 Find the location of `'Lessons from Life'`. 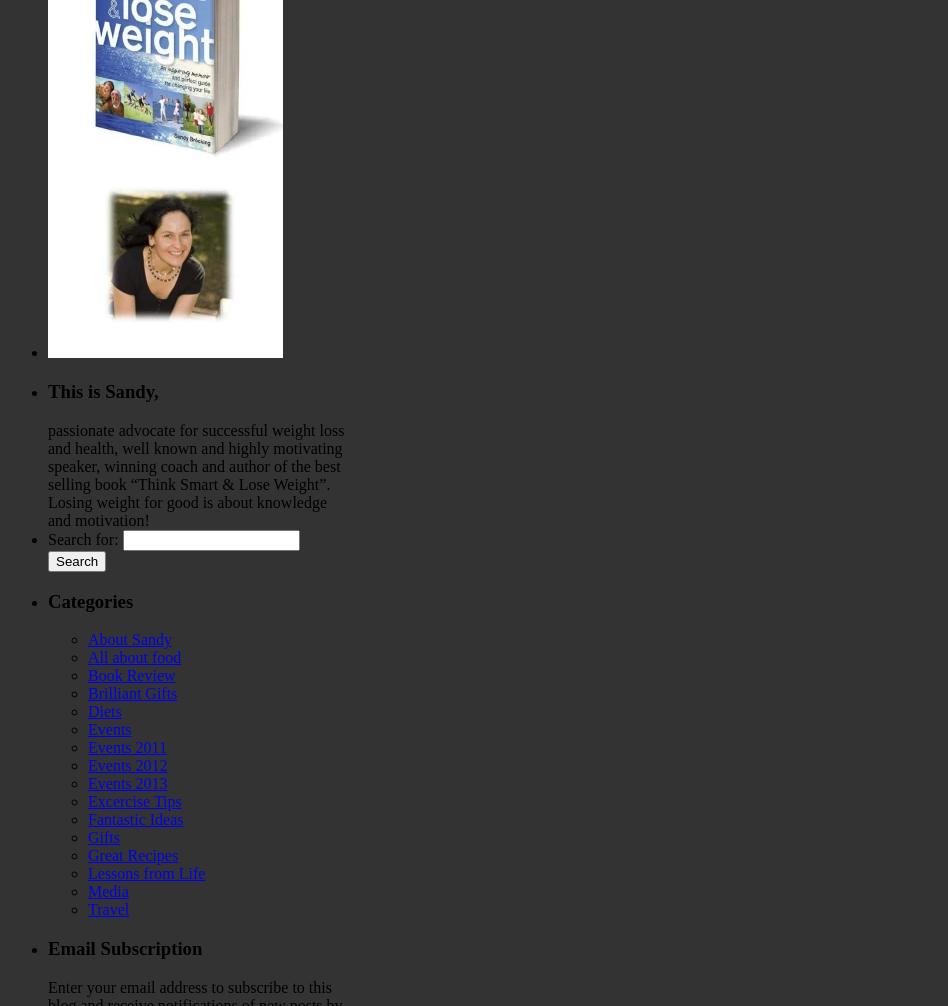

'Lessons from Life' is located at coordinates (145, 872).